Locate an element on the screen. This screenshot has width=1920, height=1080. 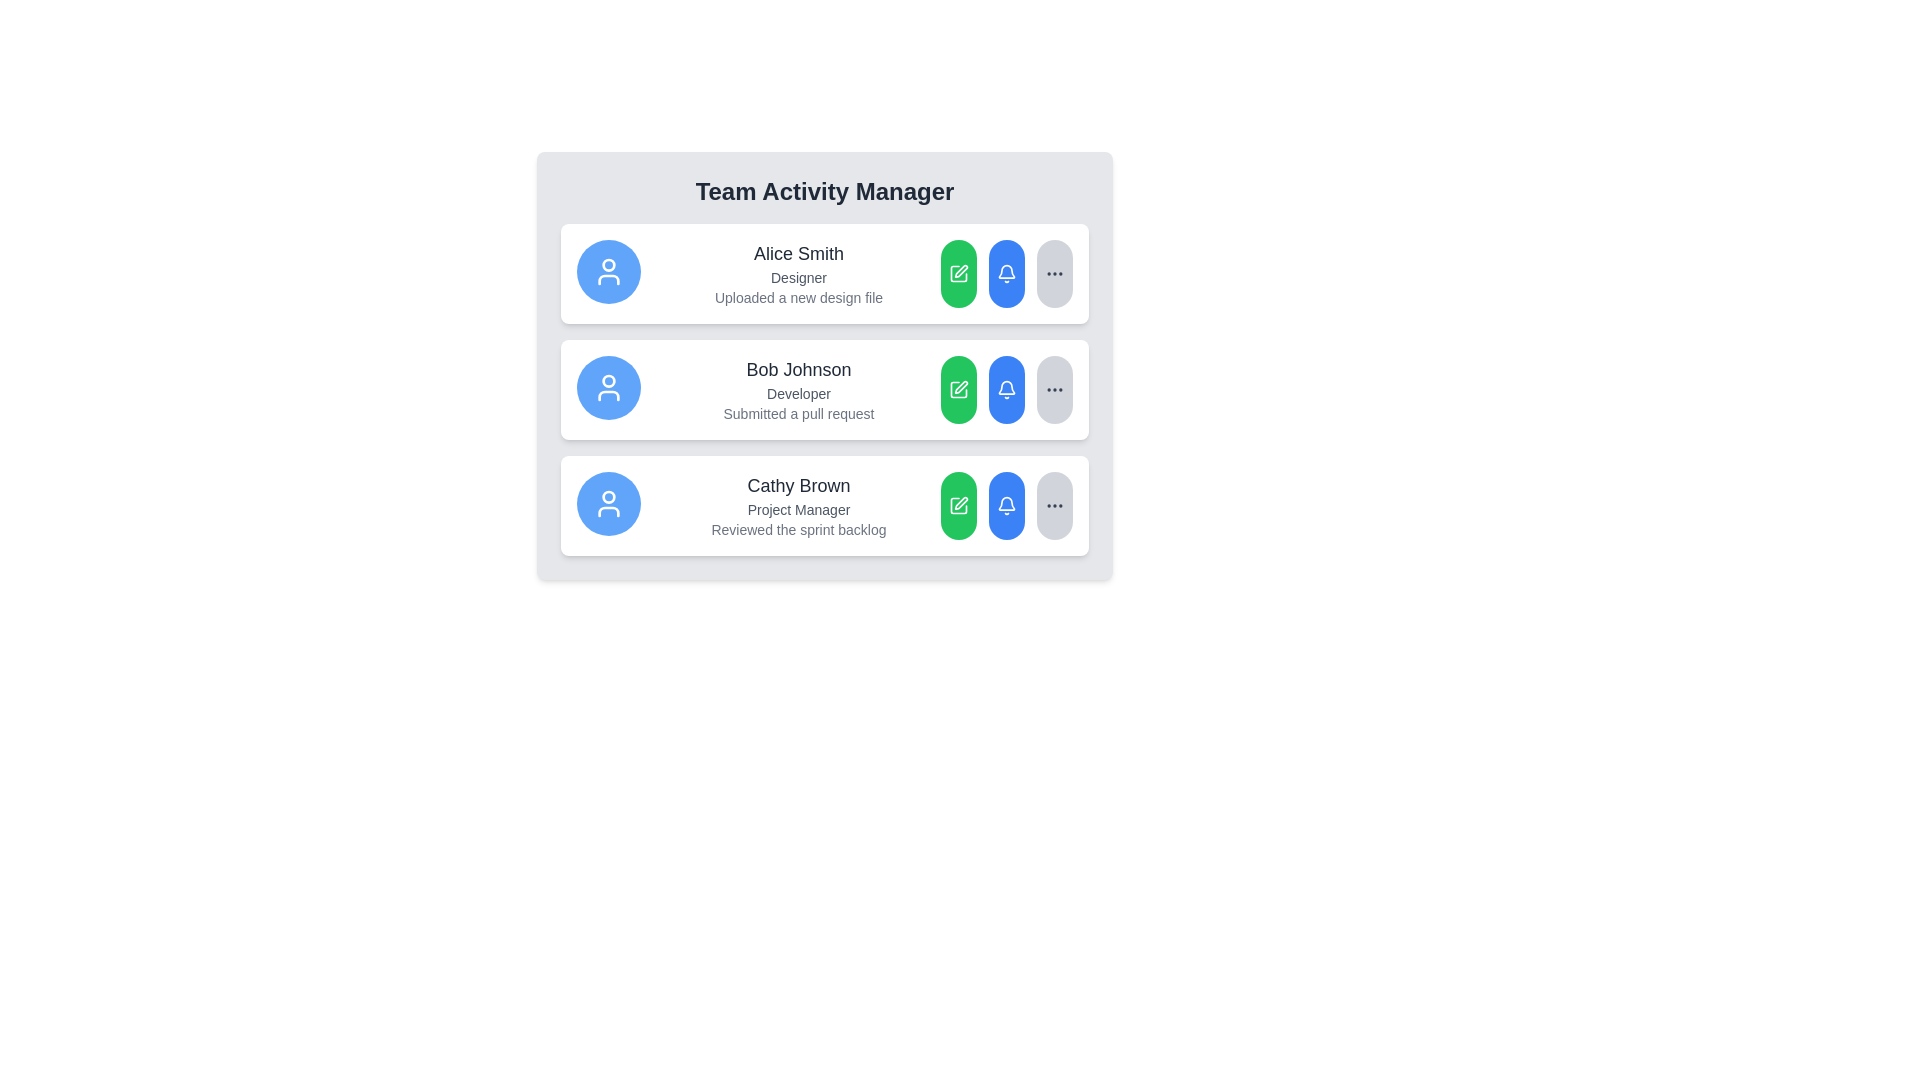
the third circular button on the right side of Bob Johnson's record in the Team Activity Manager interface is located at coordinates (1054, 389).